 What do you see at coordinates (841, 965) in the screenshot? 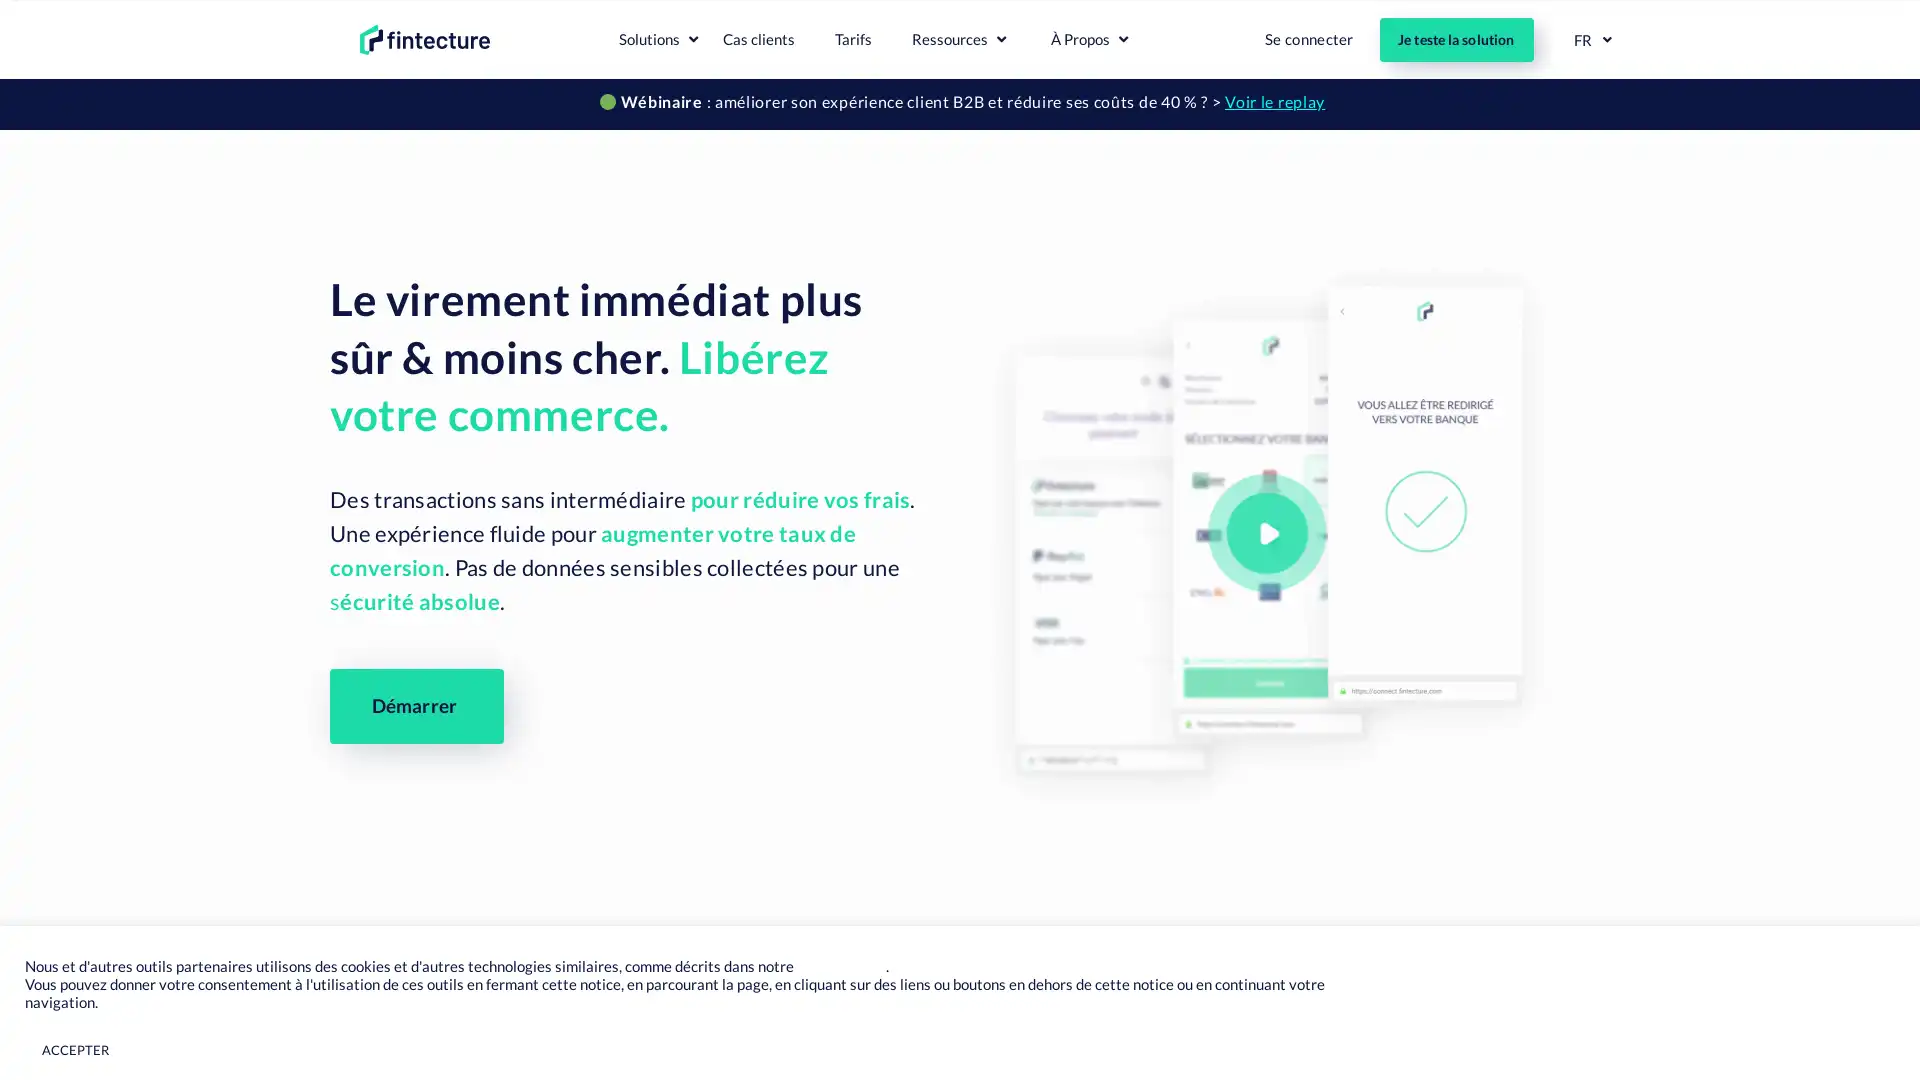
I see `Page Cookies` at bounding box center [841, 965].